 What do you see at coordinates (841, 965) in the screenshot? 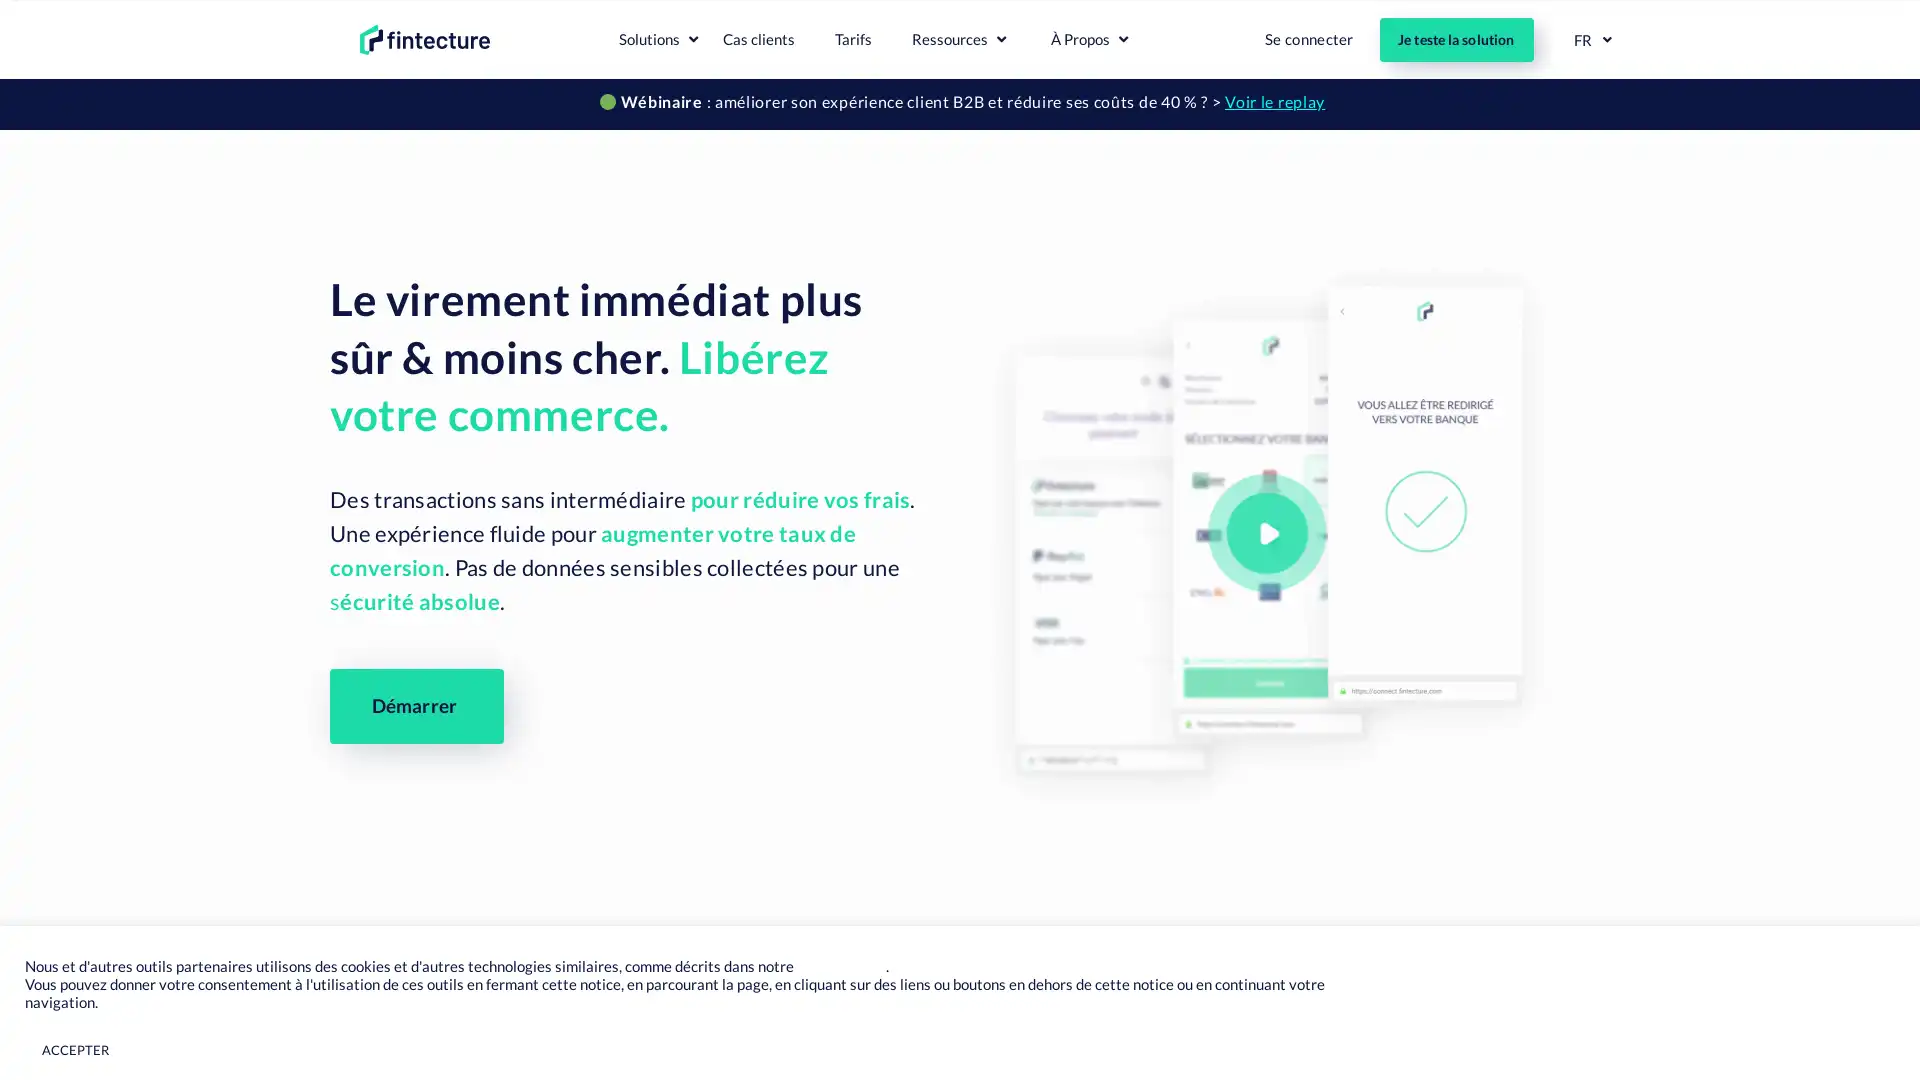
I see `Page Cookies` at bounding box center [841, 965].